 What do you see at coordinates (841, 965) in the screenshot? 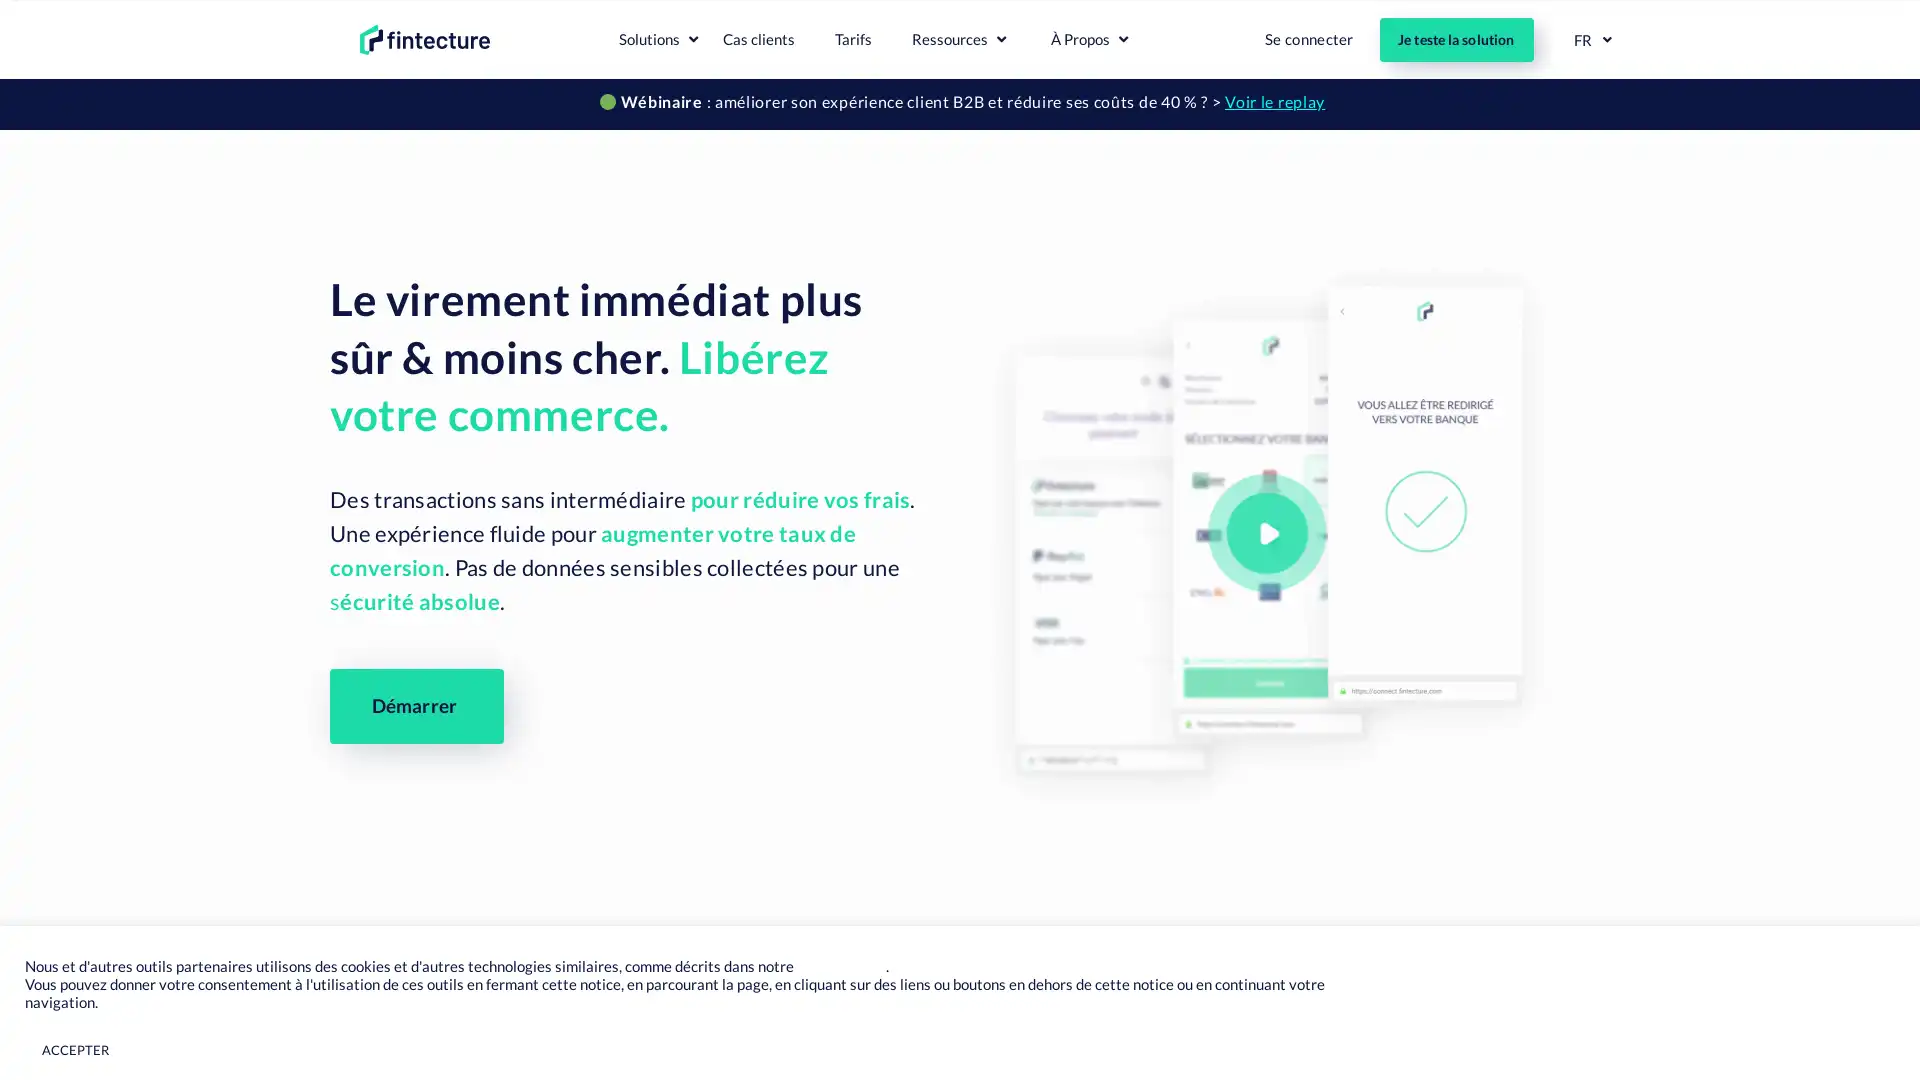
I see `Page Cookies` at bounding box center [841, 965].